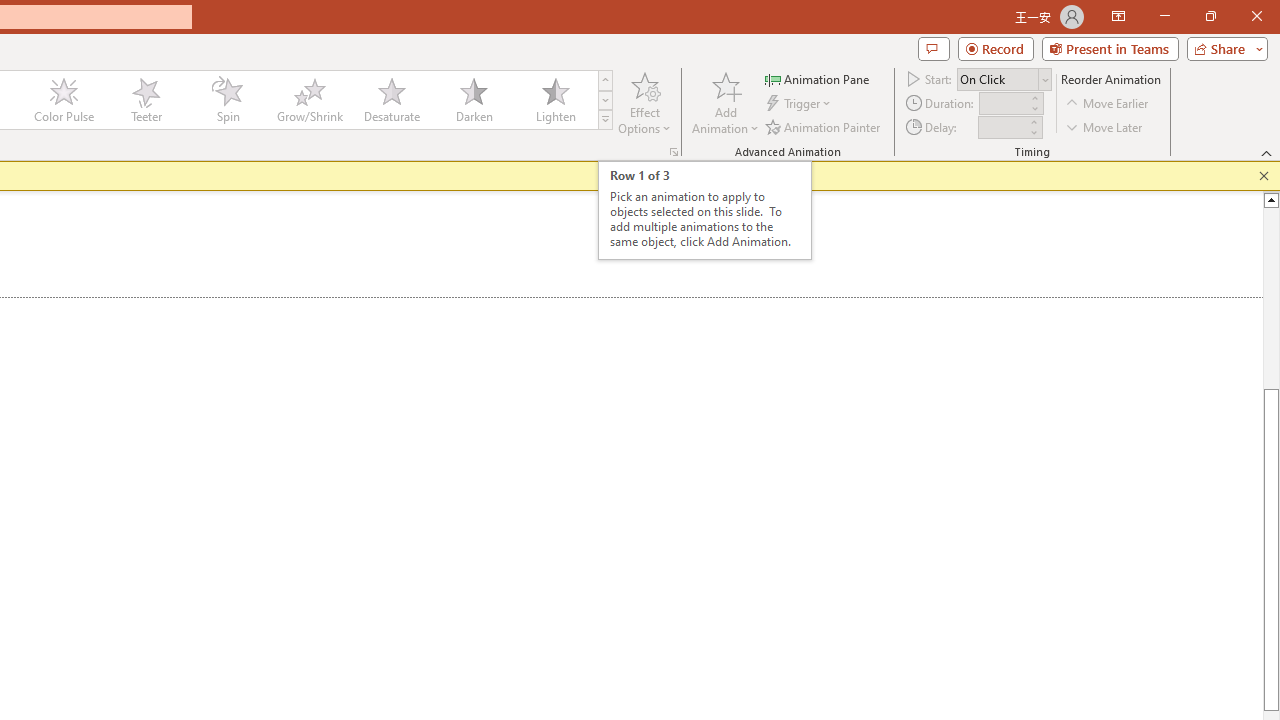 The image size is (1280, 720). Describe the element at coordinates (64, 100) in the screenshot. I see `'Color Pulse'` at that location.